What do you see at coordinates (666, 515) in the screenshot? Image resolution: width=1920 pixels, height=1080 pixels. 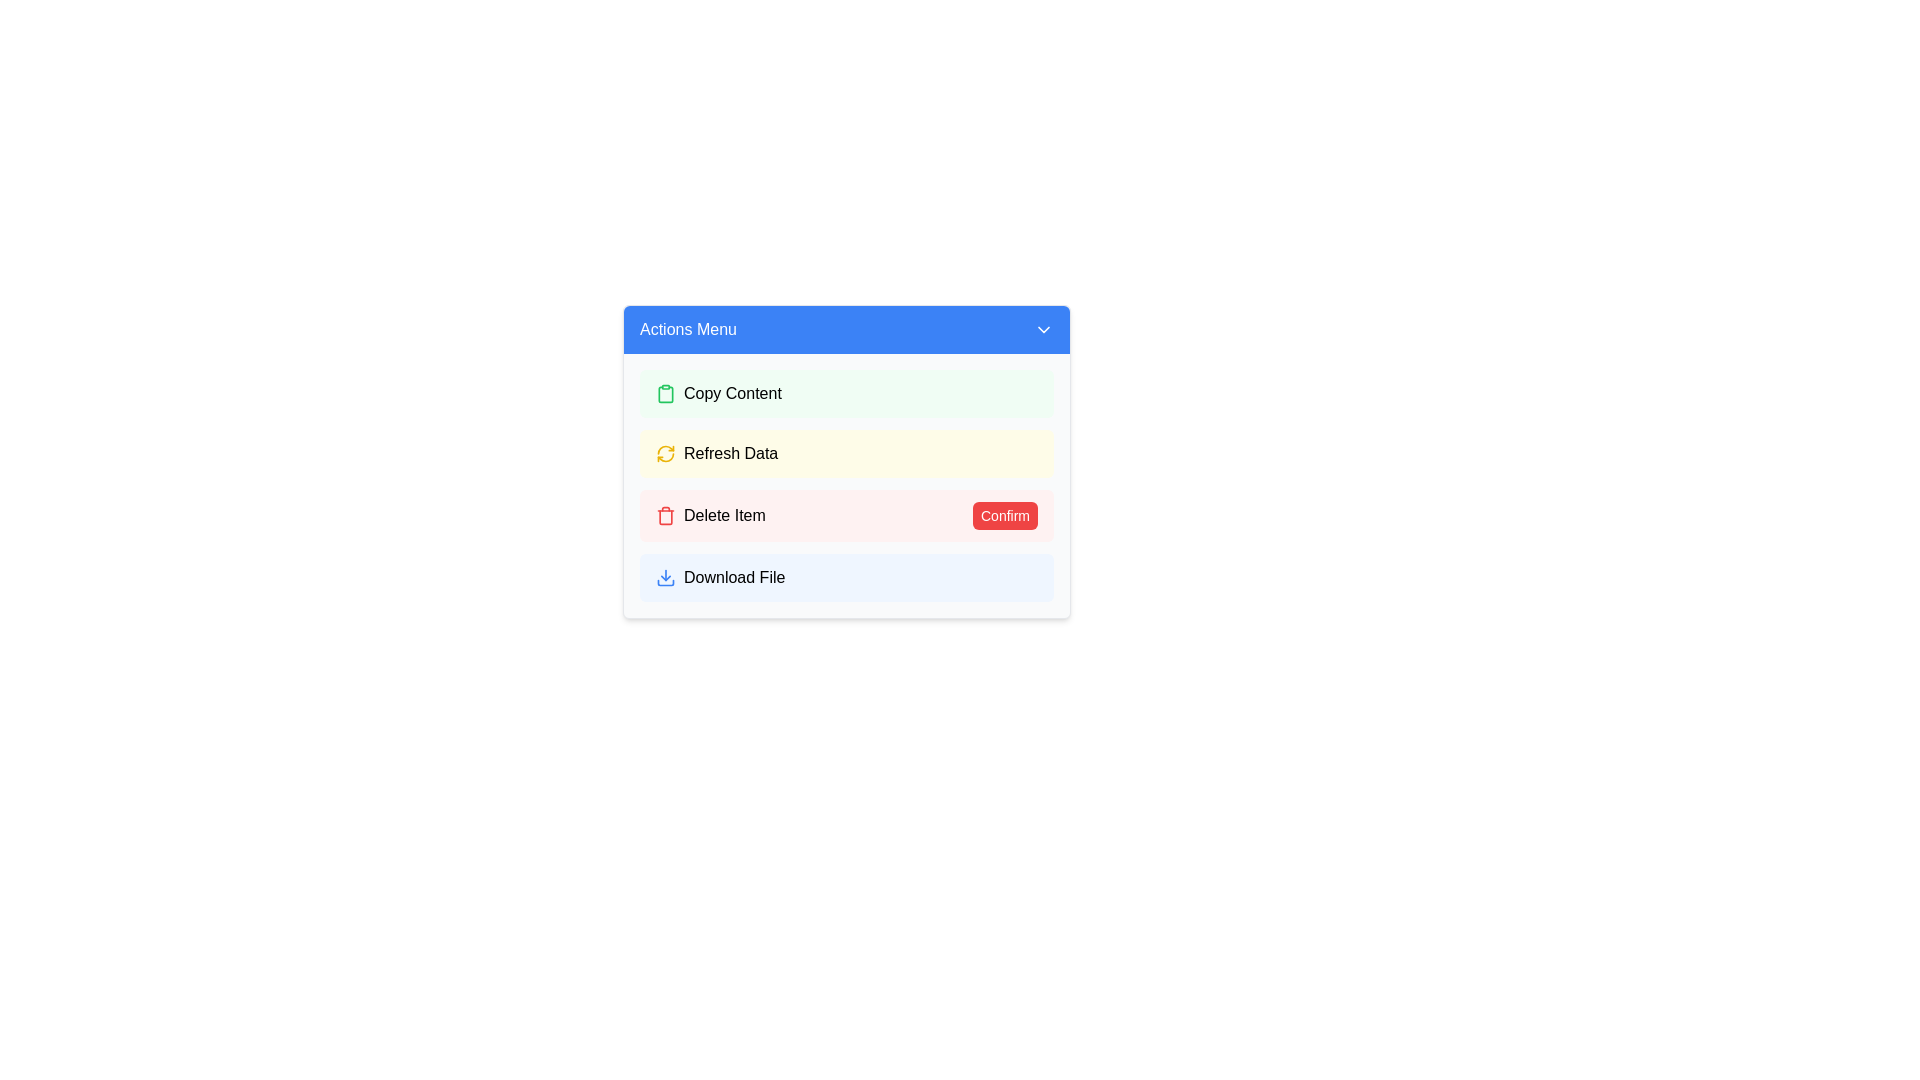 I see `the red trashcan-shaped icon located in the third row of the dropdown menu` at bounding box center [666, 515].